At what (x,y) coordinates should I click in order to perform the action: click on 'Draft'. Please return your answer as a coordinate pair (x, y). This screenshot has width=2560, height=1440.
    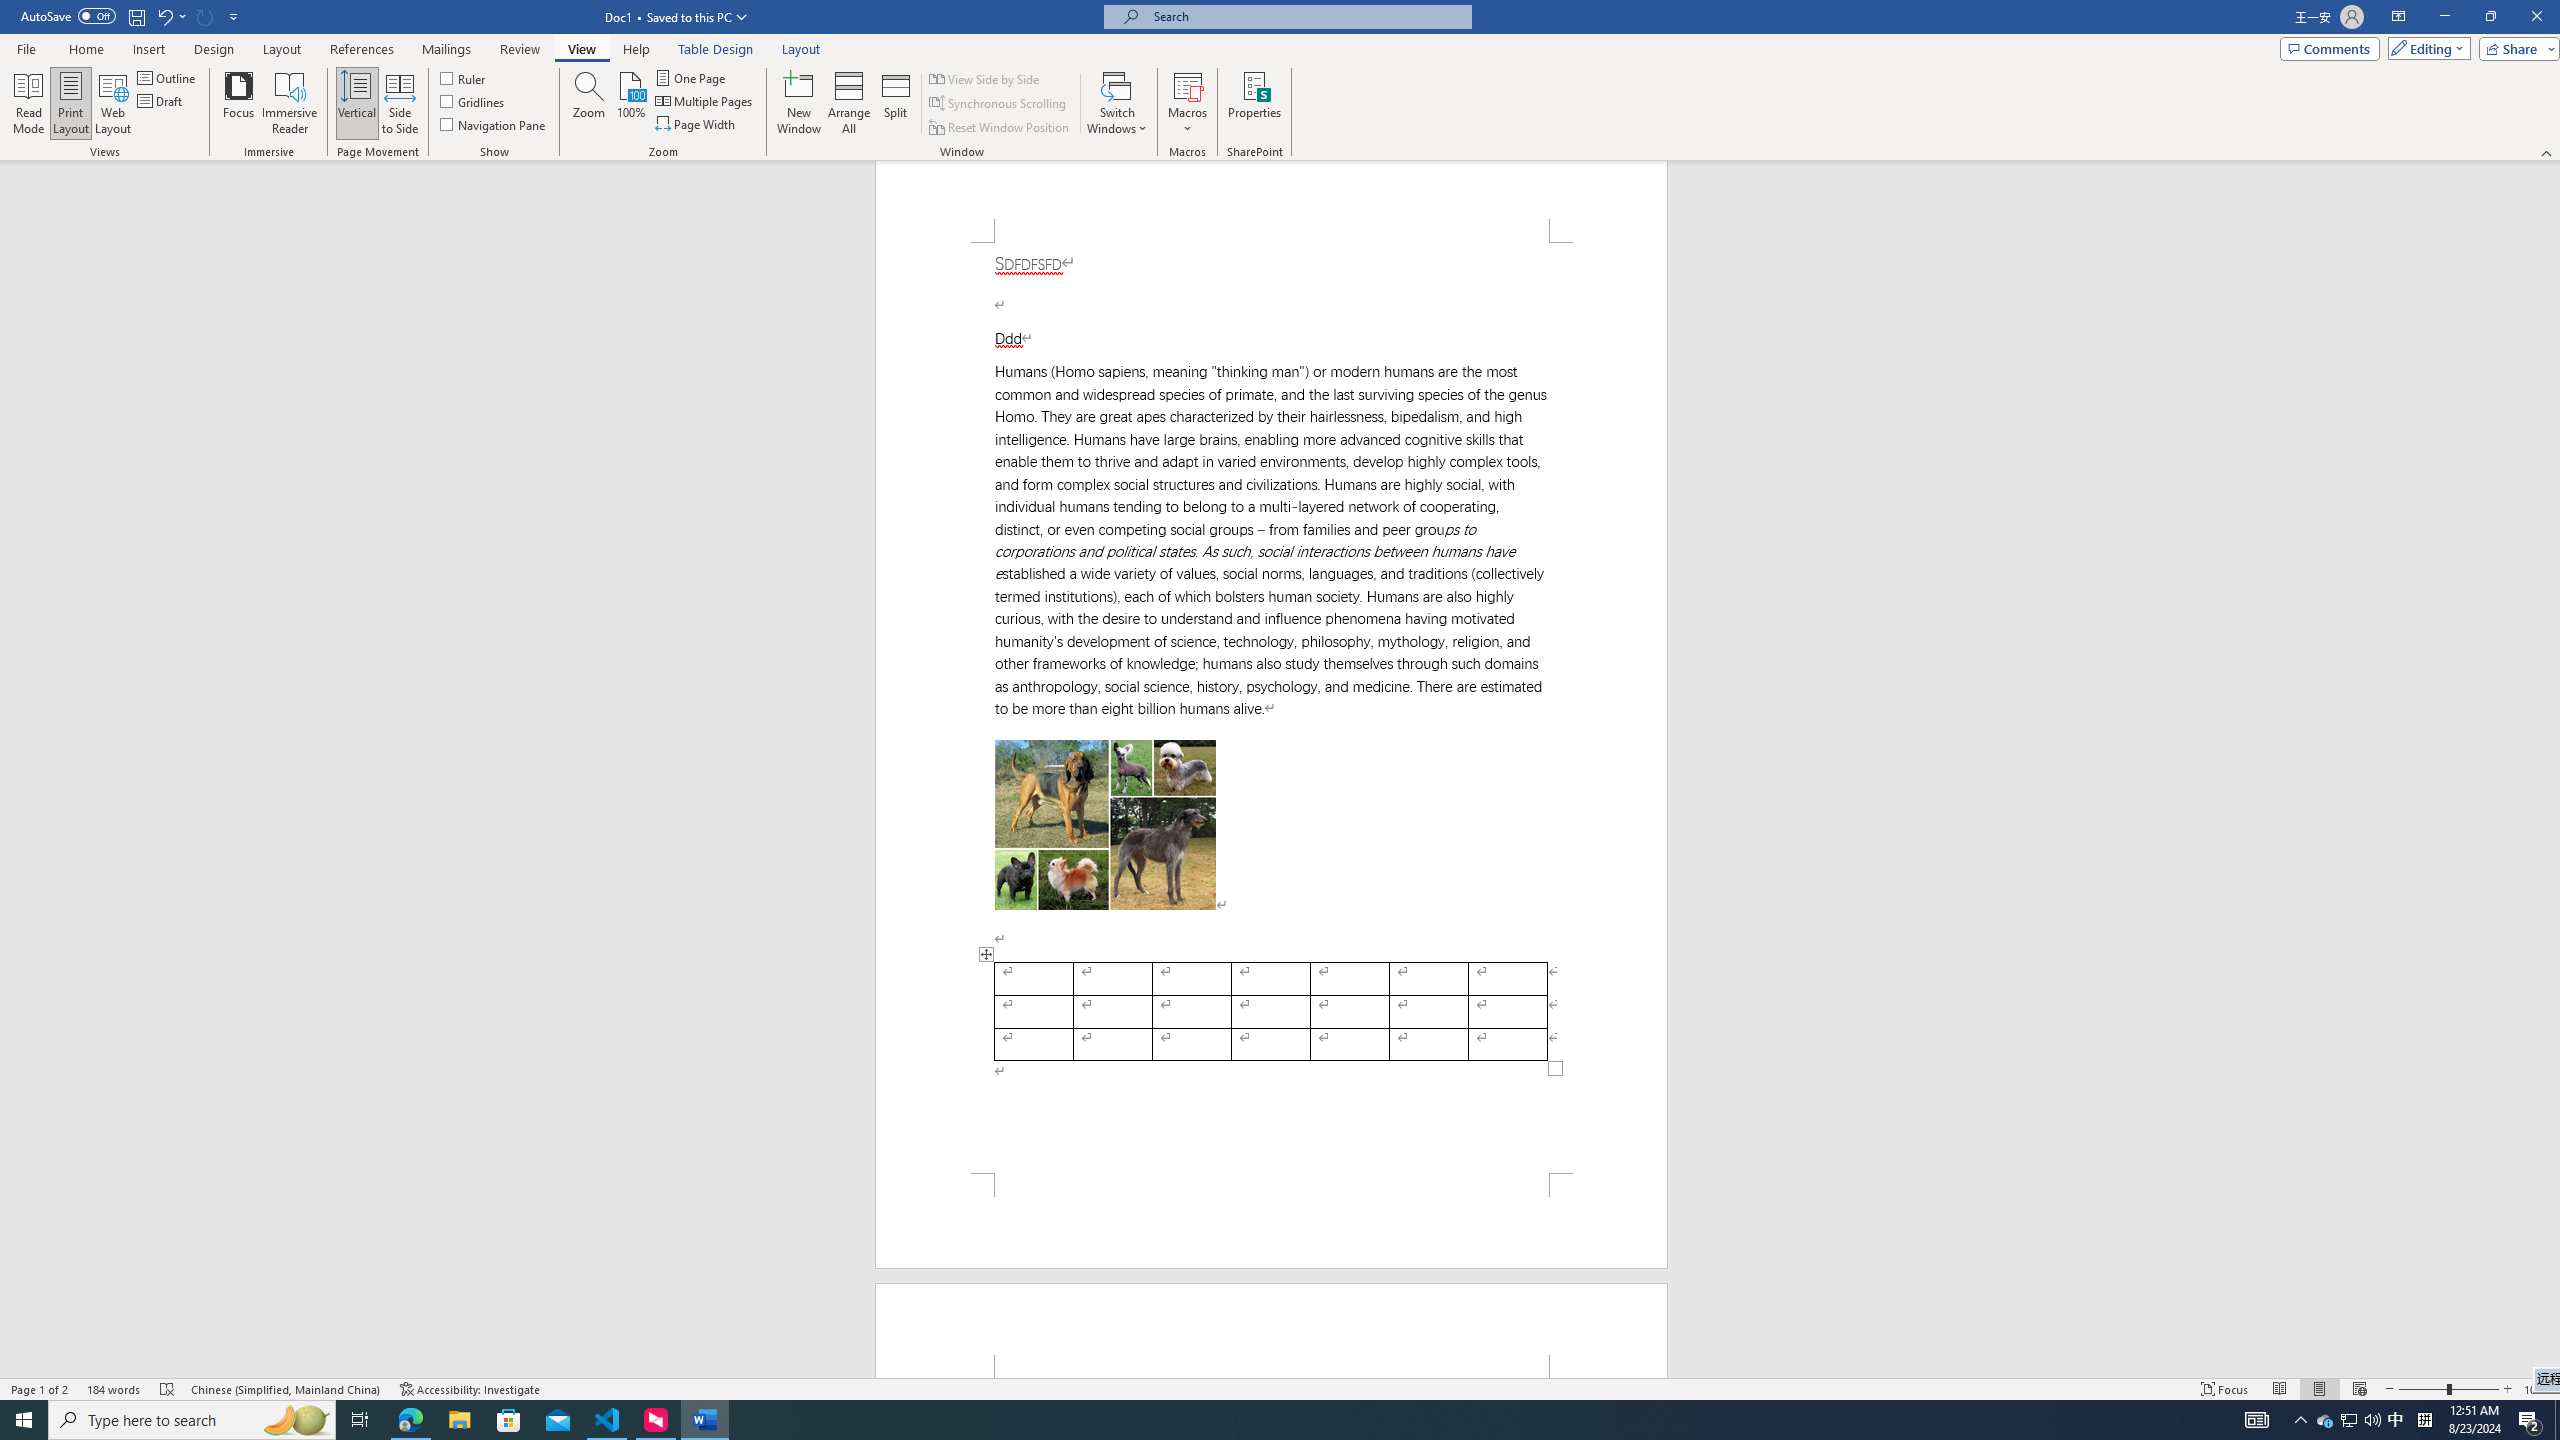
    Looking at the image, I should click on (160, 99).